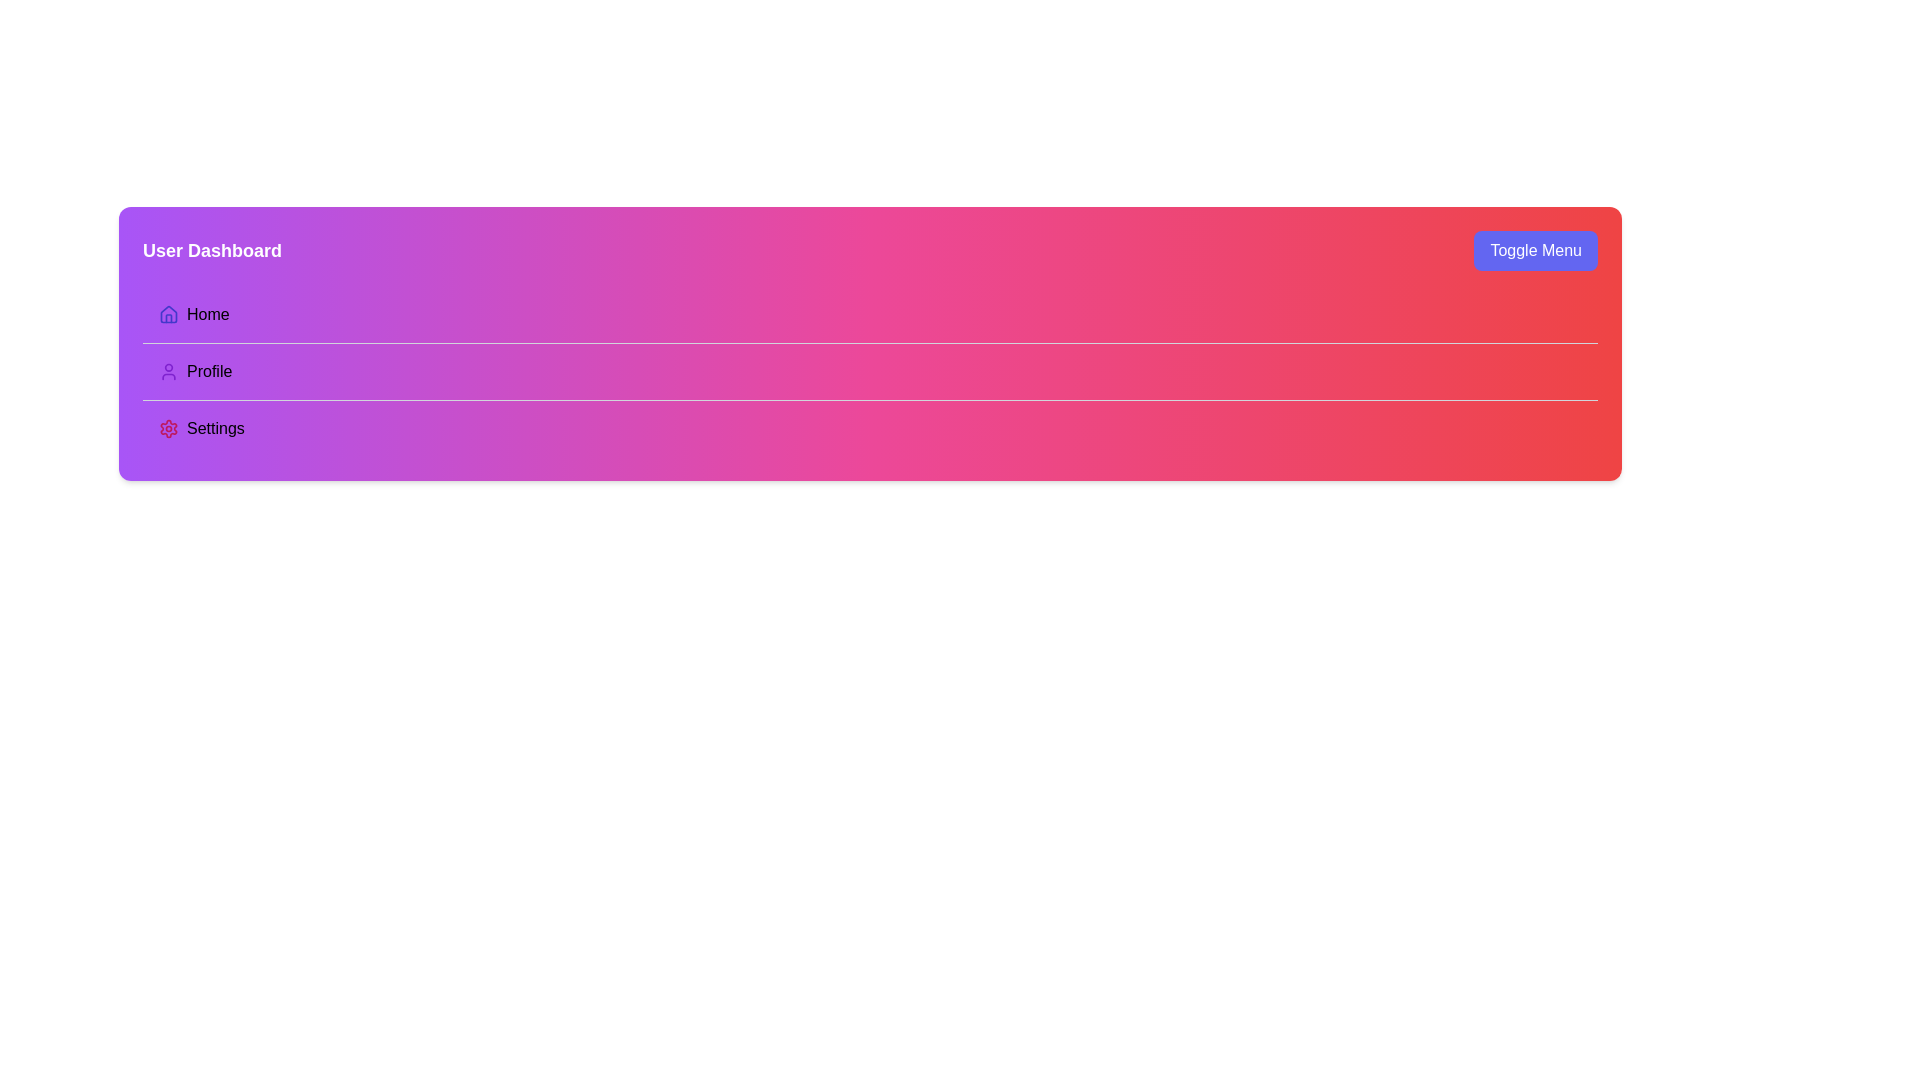 This screenshot has height=1080, width=1920. What do you see at coordinates (168, 427) in the screenshot?
I see `the pink gear-shaped icon located in the bottom row labeled 'Settings'` at bounding box center [168, 427].